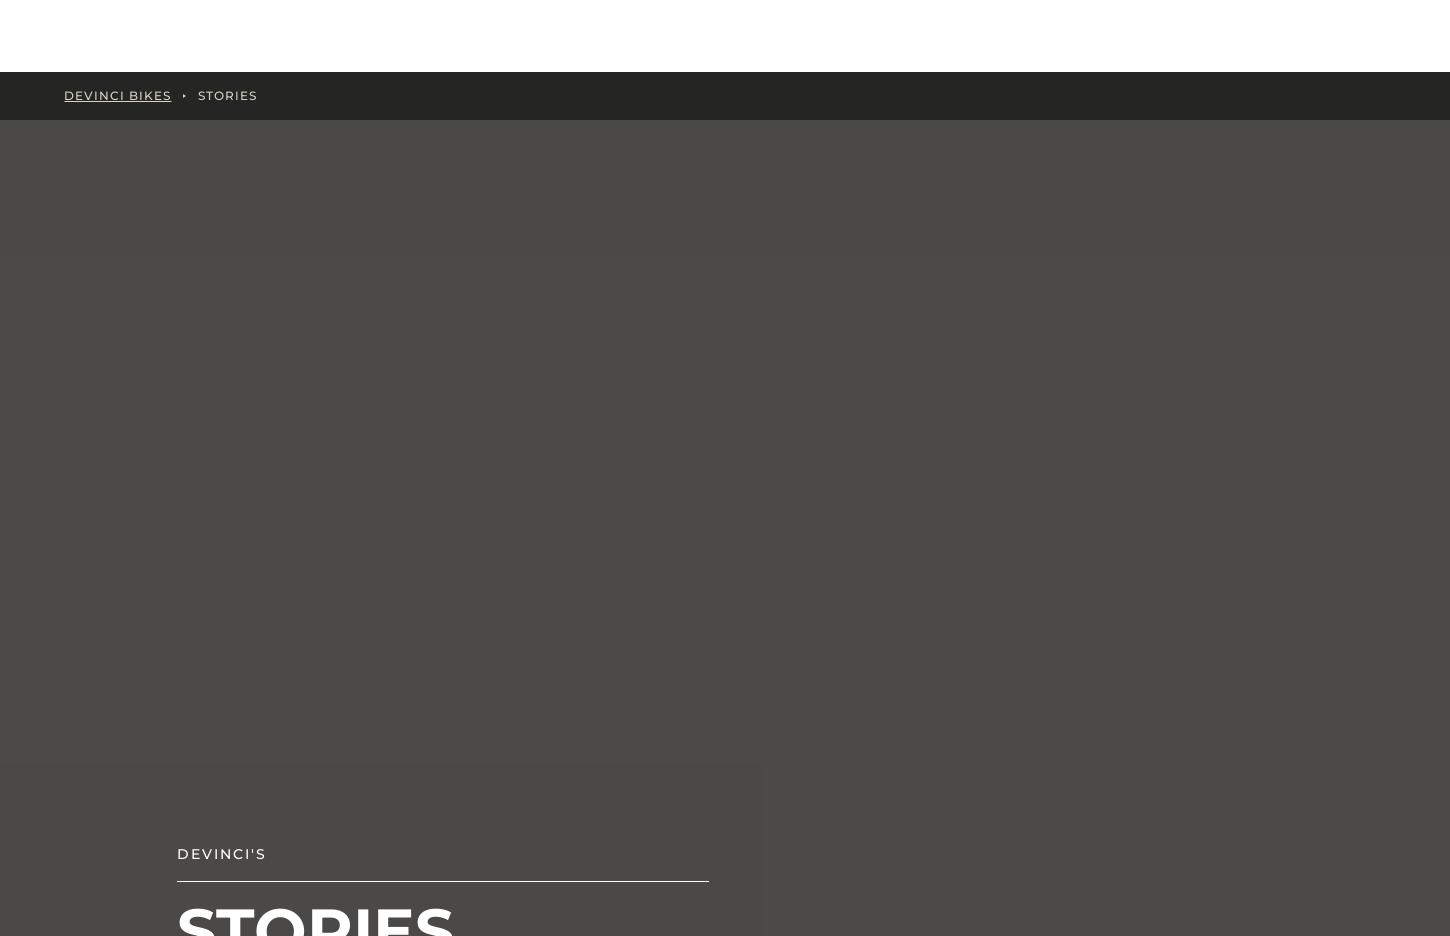 The width and height of the screenshot is (1450, 936). What do you see at coordinates (359, 34) in the screenshot?
I see `'Bikes'` at bounding box center [359, 34].